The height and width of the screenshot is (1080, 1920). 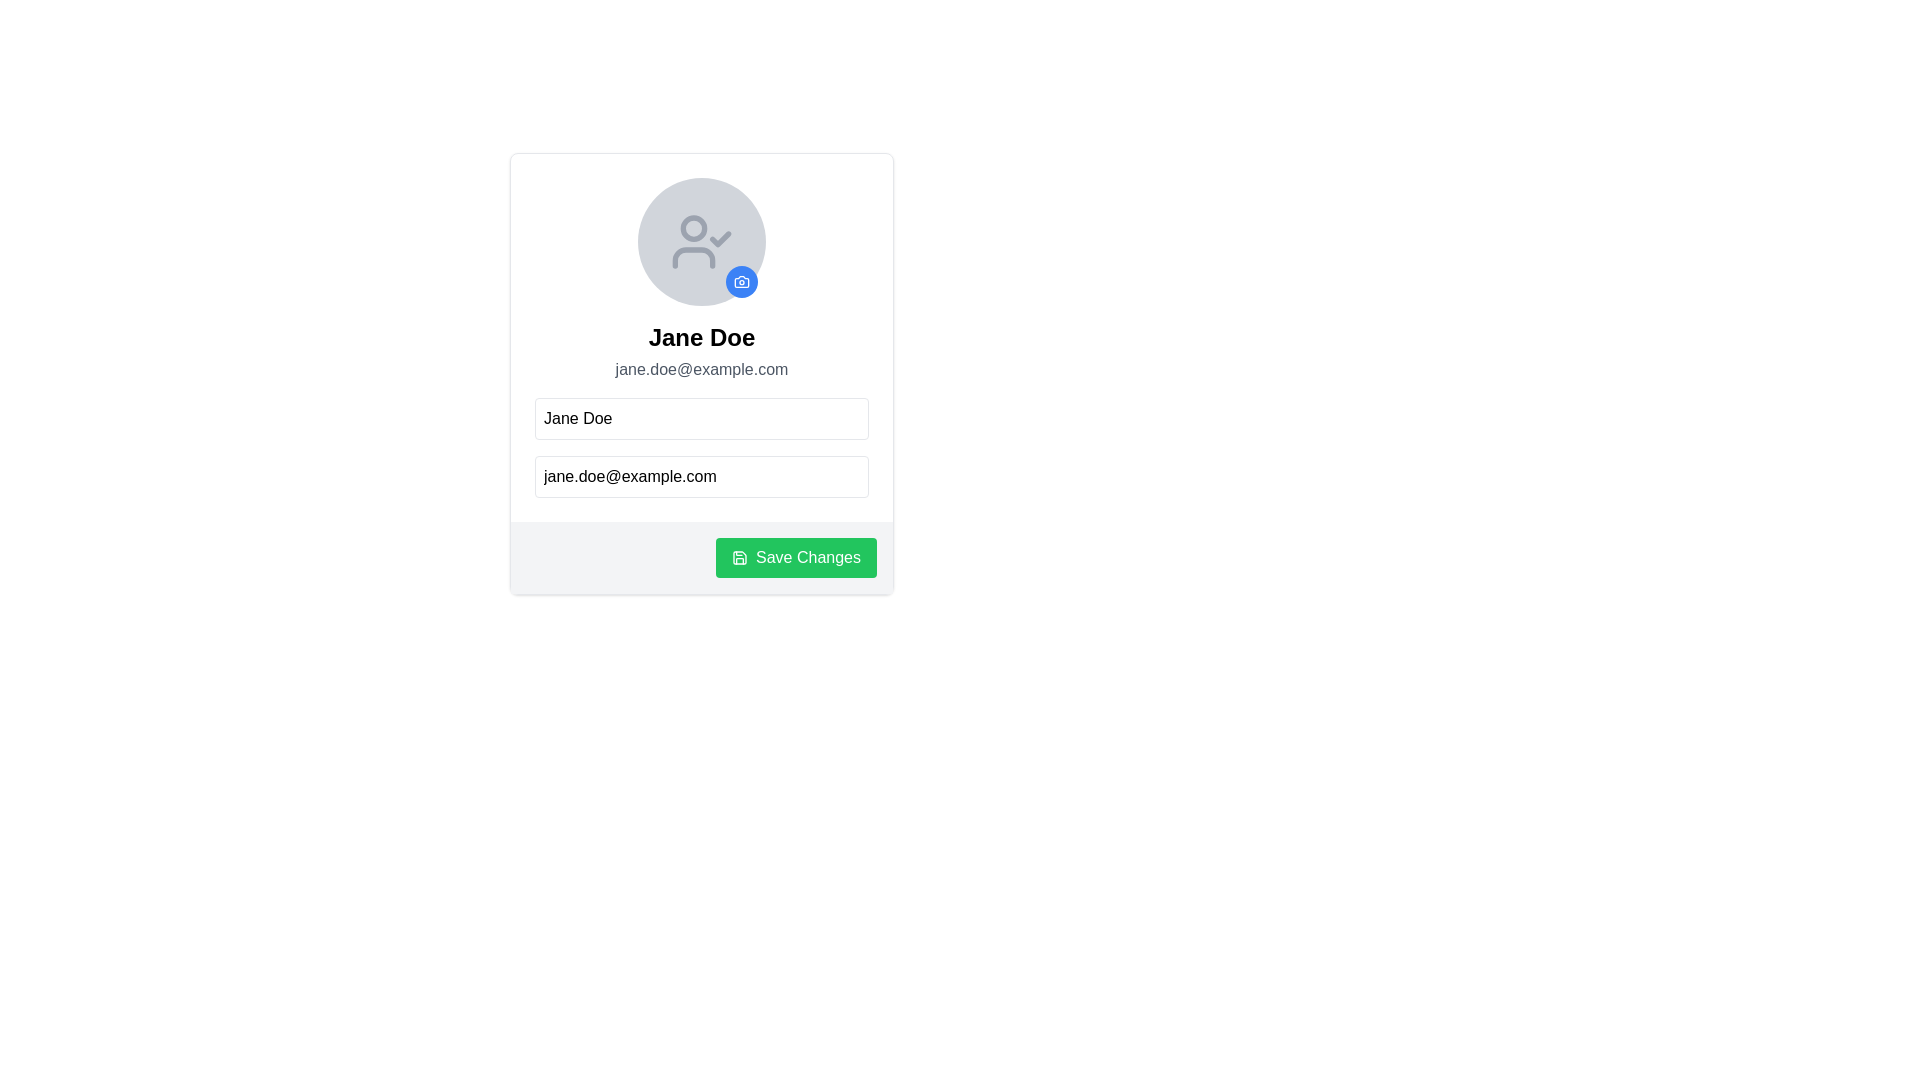 I want to click on the Text Display element showing the name 'Jane Doe' and email 'jane.doe@example.com', which is located in the center of the card layout, so click(x=701, y=350).